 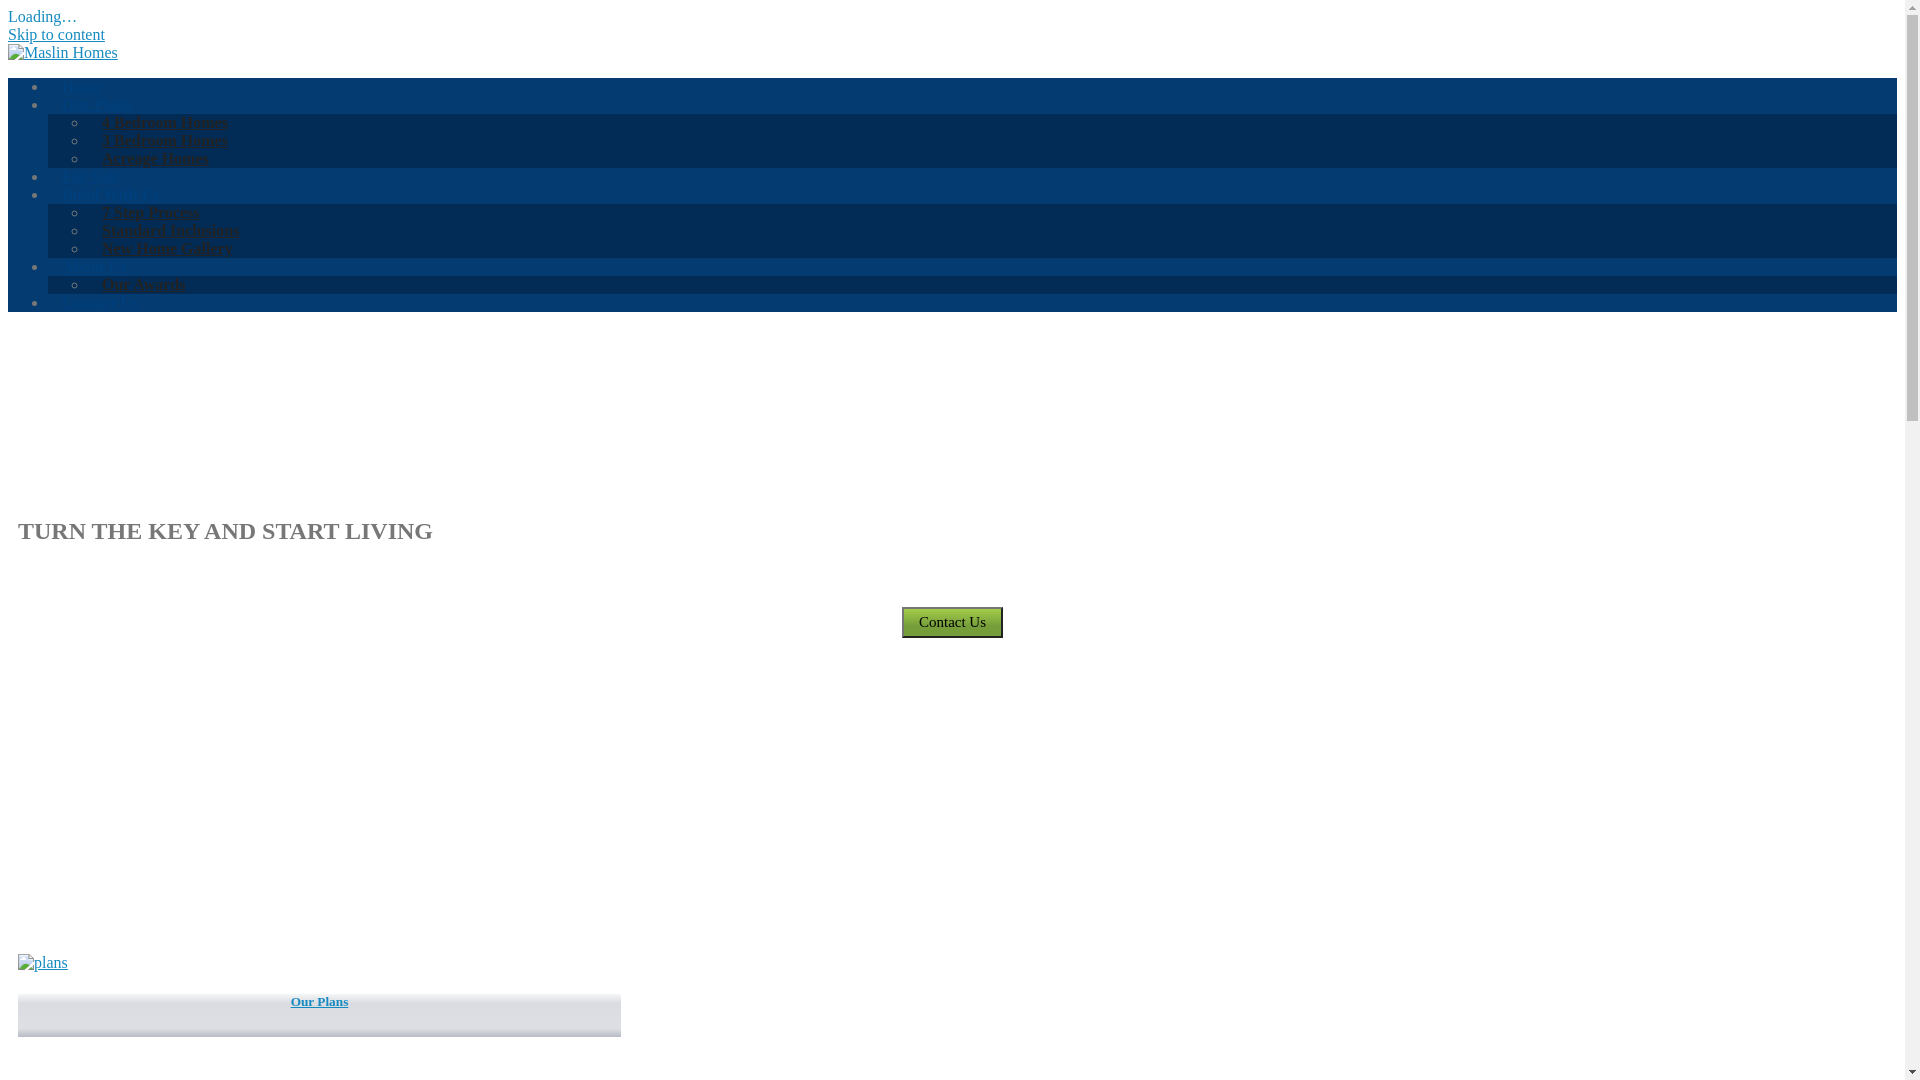 What do you see at coordinates (89, 175) in the screenshot?
I see `'For Sale'` at bounding box center [89, 175].